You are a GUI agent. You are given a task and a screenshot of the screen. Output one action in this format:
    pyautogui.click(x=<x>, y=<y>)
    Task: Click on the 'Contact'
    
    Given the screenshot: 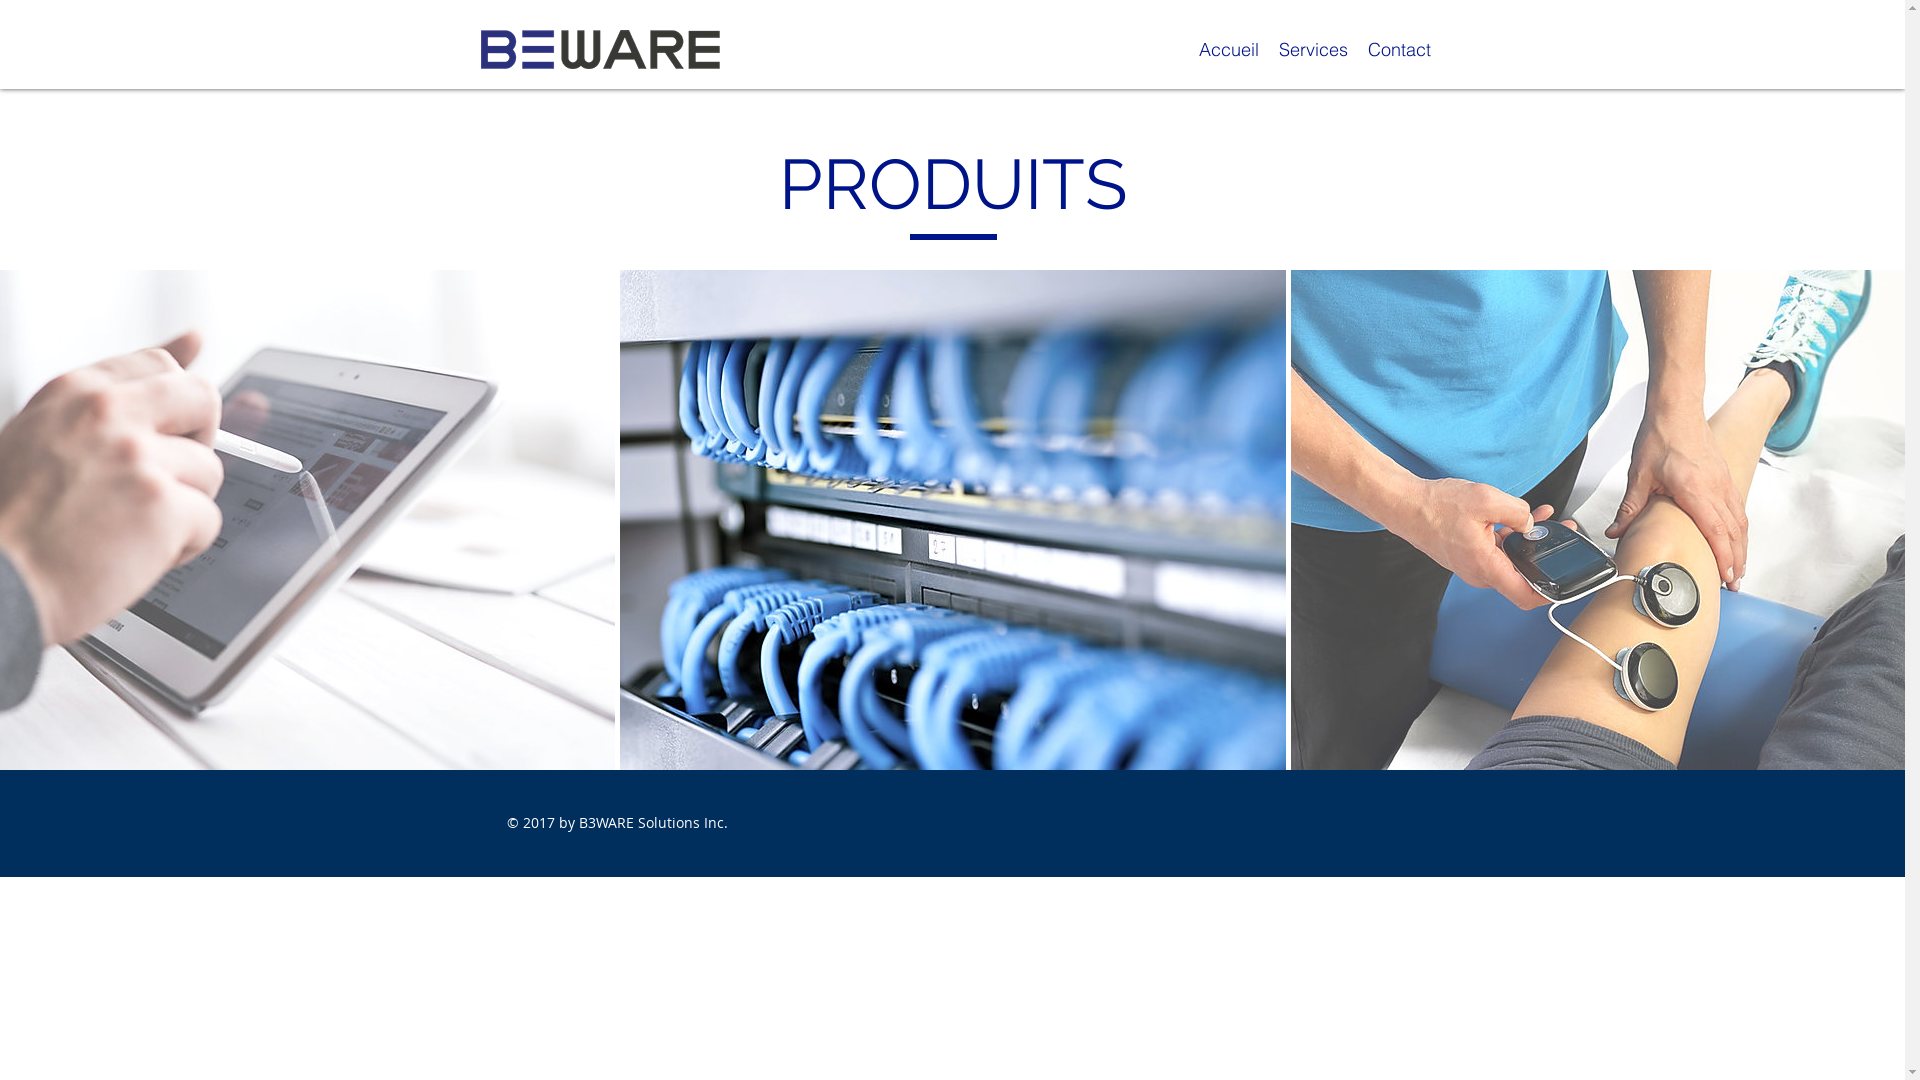 What is the action you would take?
    pyautogui.click(x=1398, y=47)
    